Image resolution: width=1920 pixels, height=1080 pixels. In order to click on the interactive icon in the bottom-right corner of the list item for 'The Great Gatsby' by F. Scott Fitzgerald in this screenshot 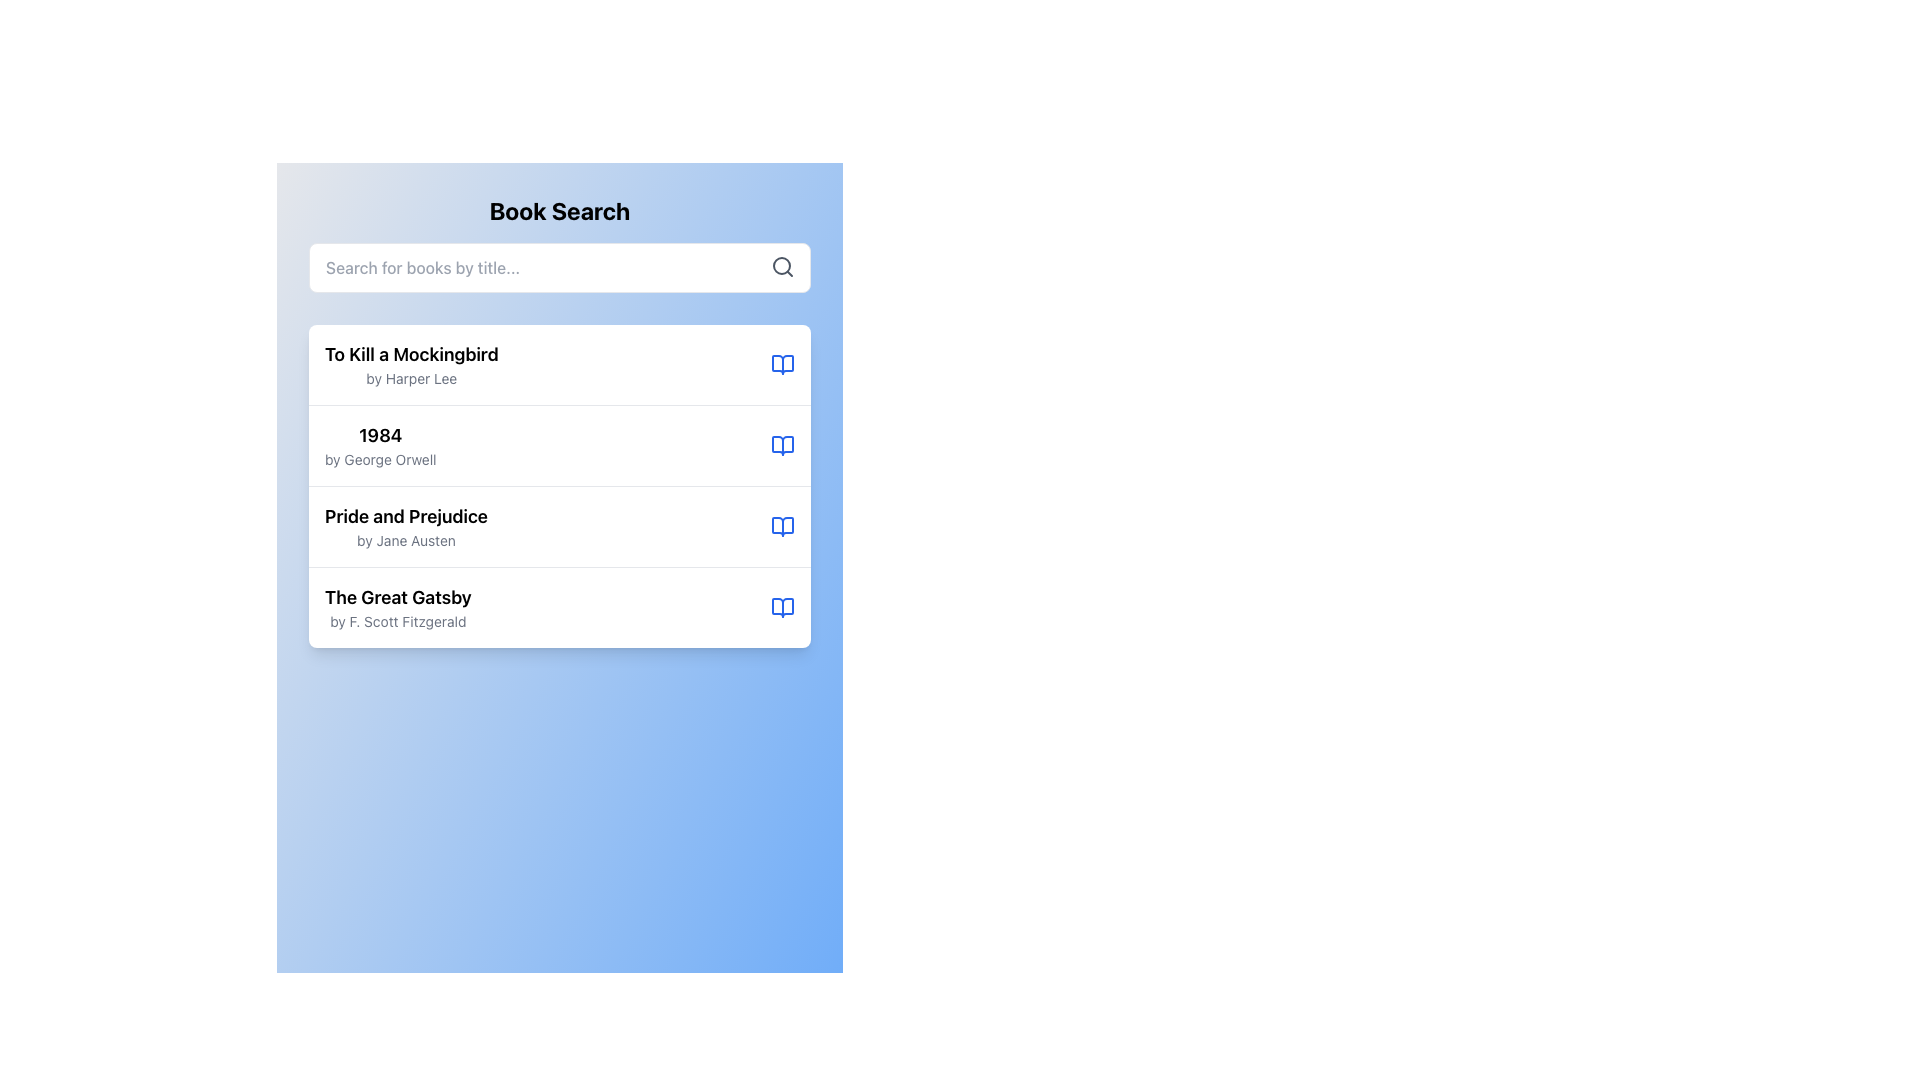, I will do `click(781, 607)`.